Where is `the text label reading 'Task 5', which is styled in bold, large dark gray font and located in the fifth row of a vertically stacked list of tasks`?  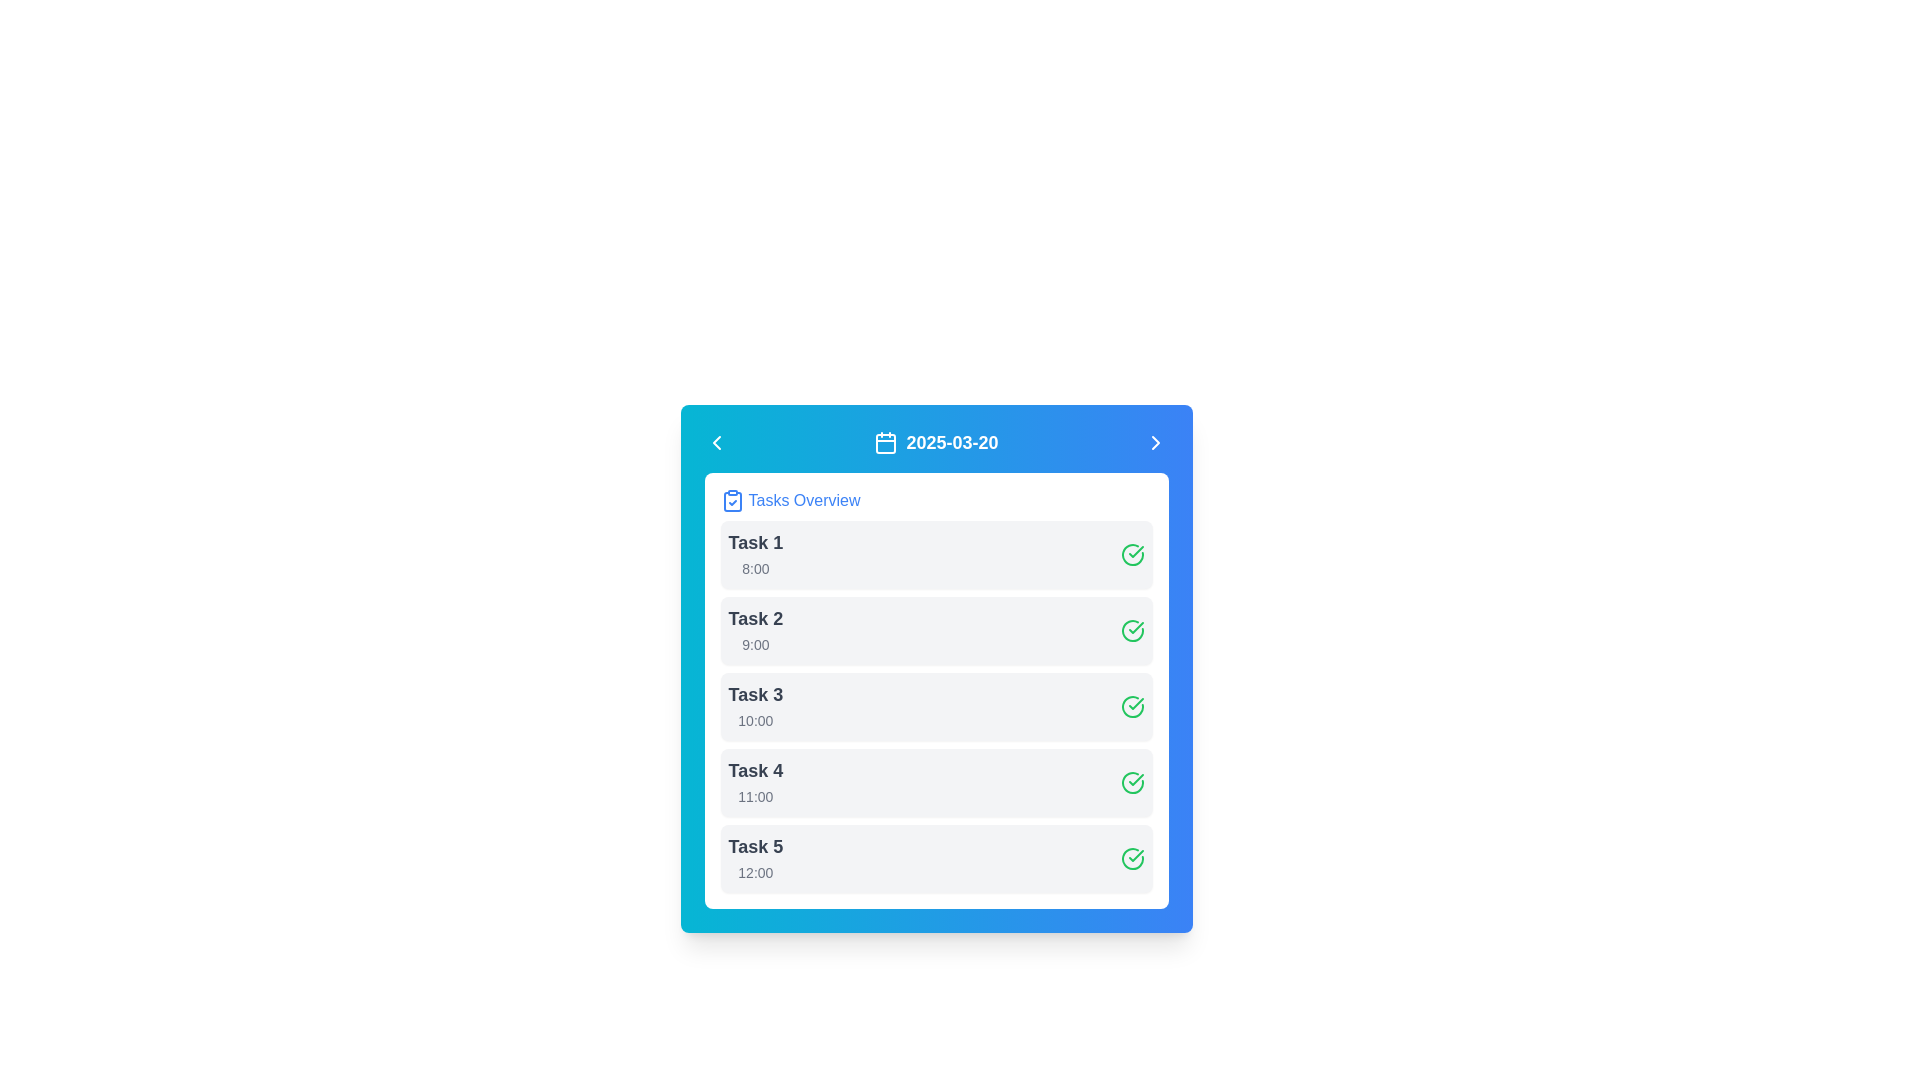 the text label reading 'Task 5', which is styled in bold, large dark gray font and located in the fifth row of a vertically stacked list of tasks is located at coordinates (754, 847).